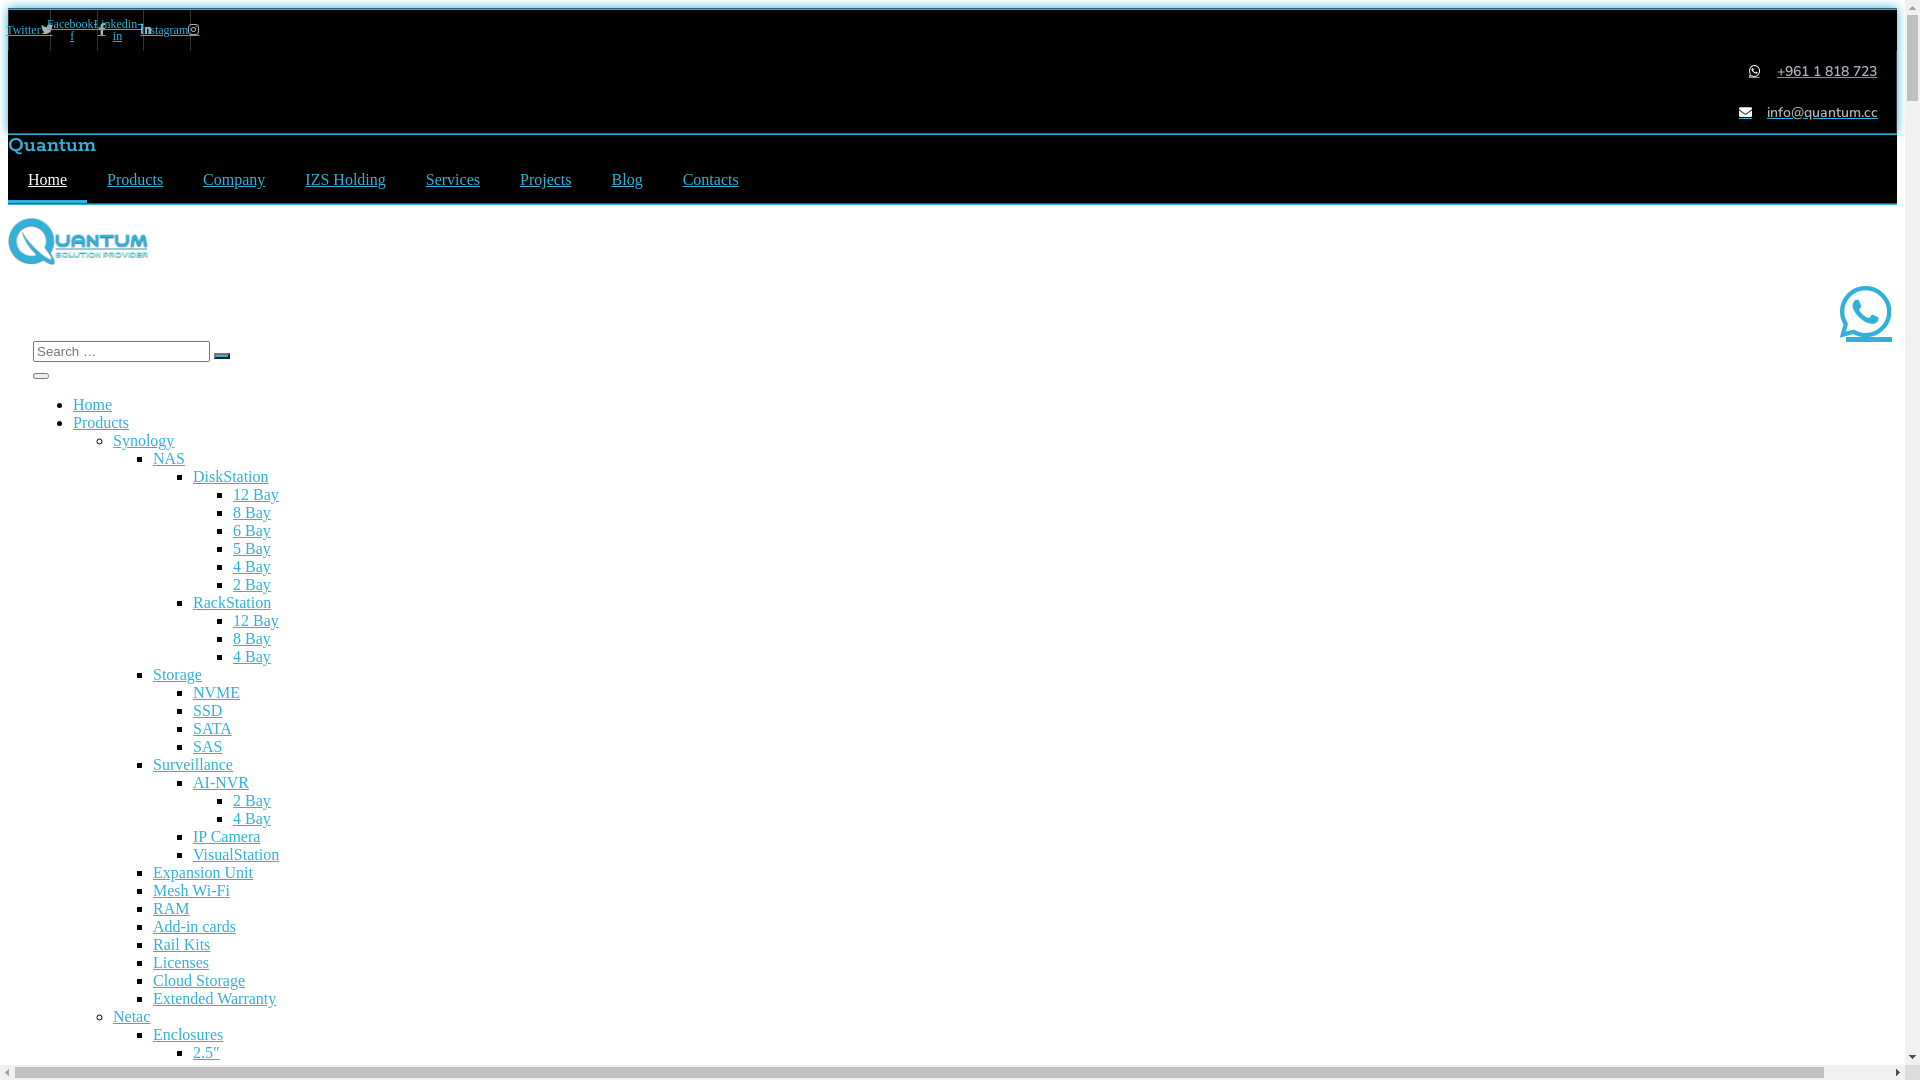 The width and height of the screenshot is (1920, 1080). I want to click on 'Mesh Wi-Fi', so click(191, 889).